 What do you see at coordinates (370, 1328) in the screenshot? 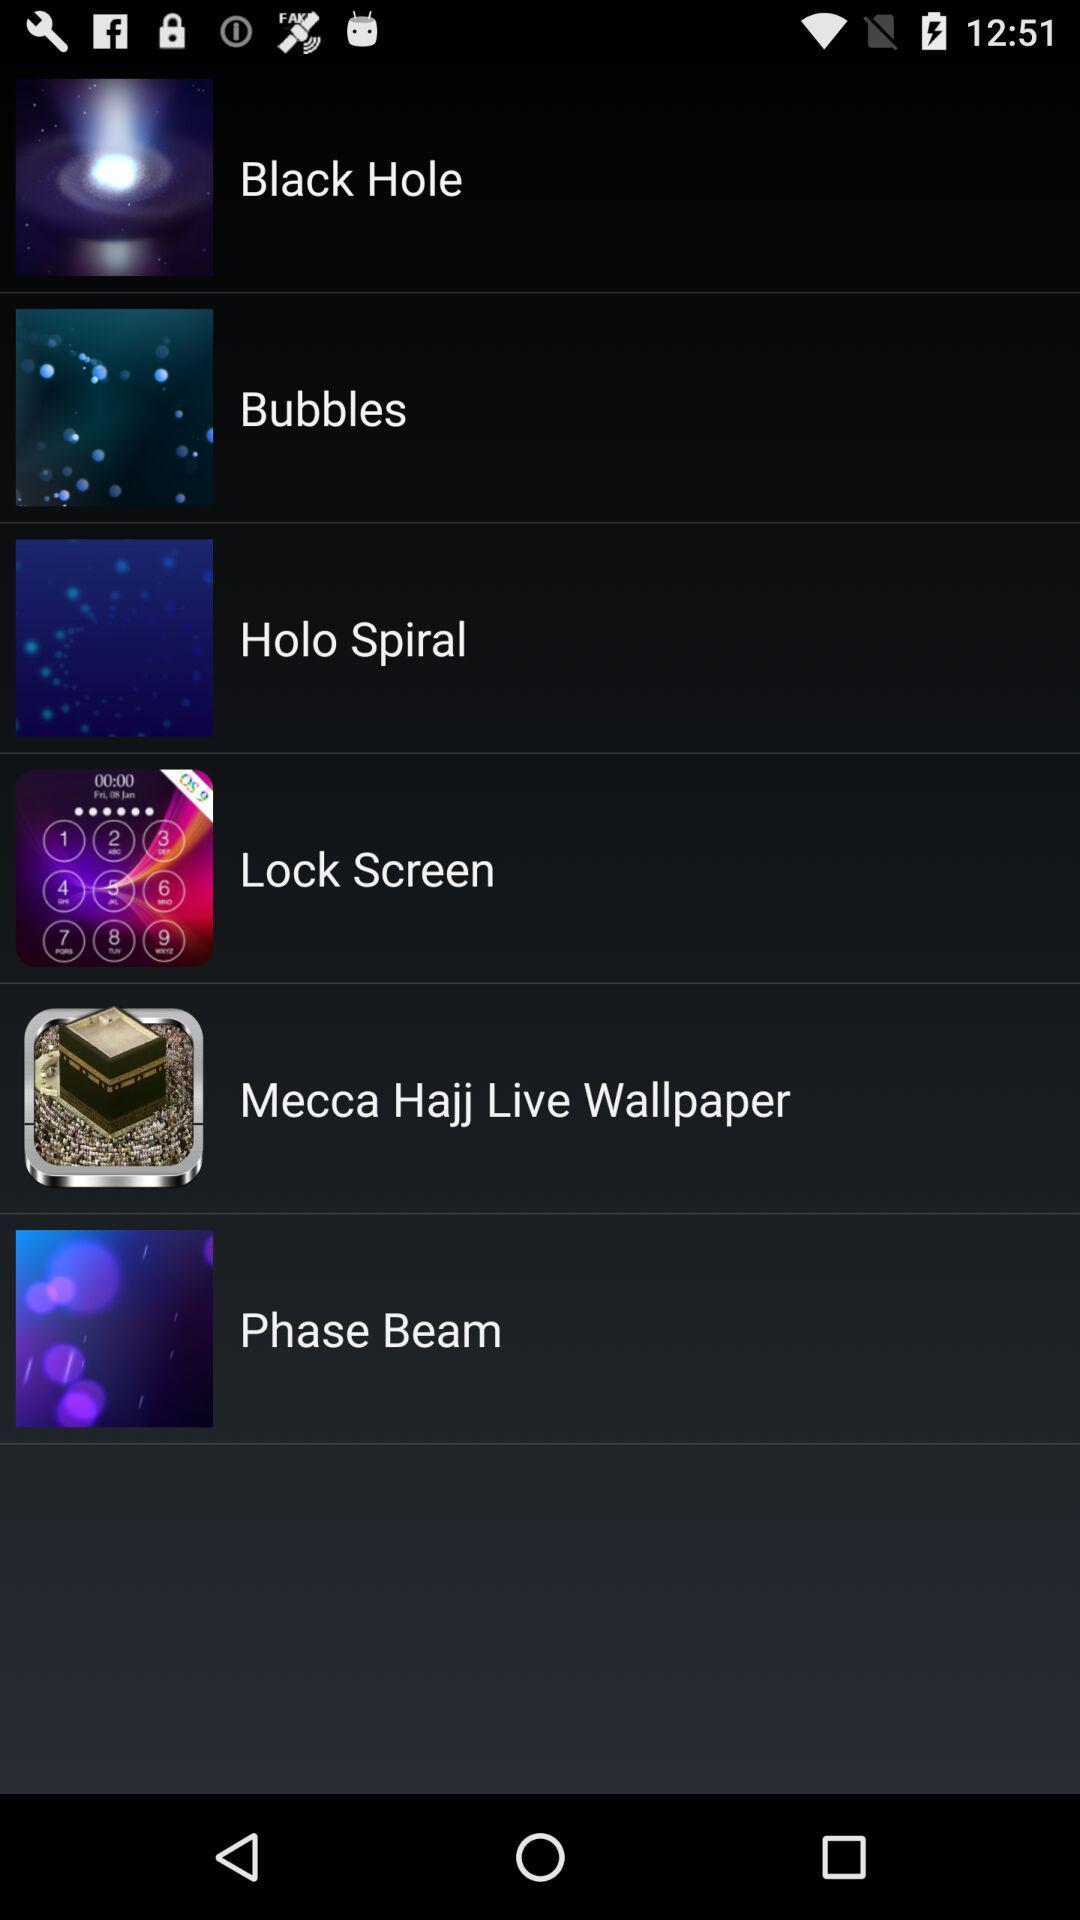
I see `app below mecca hajj live item` at bounding box center [370, 1328].